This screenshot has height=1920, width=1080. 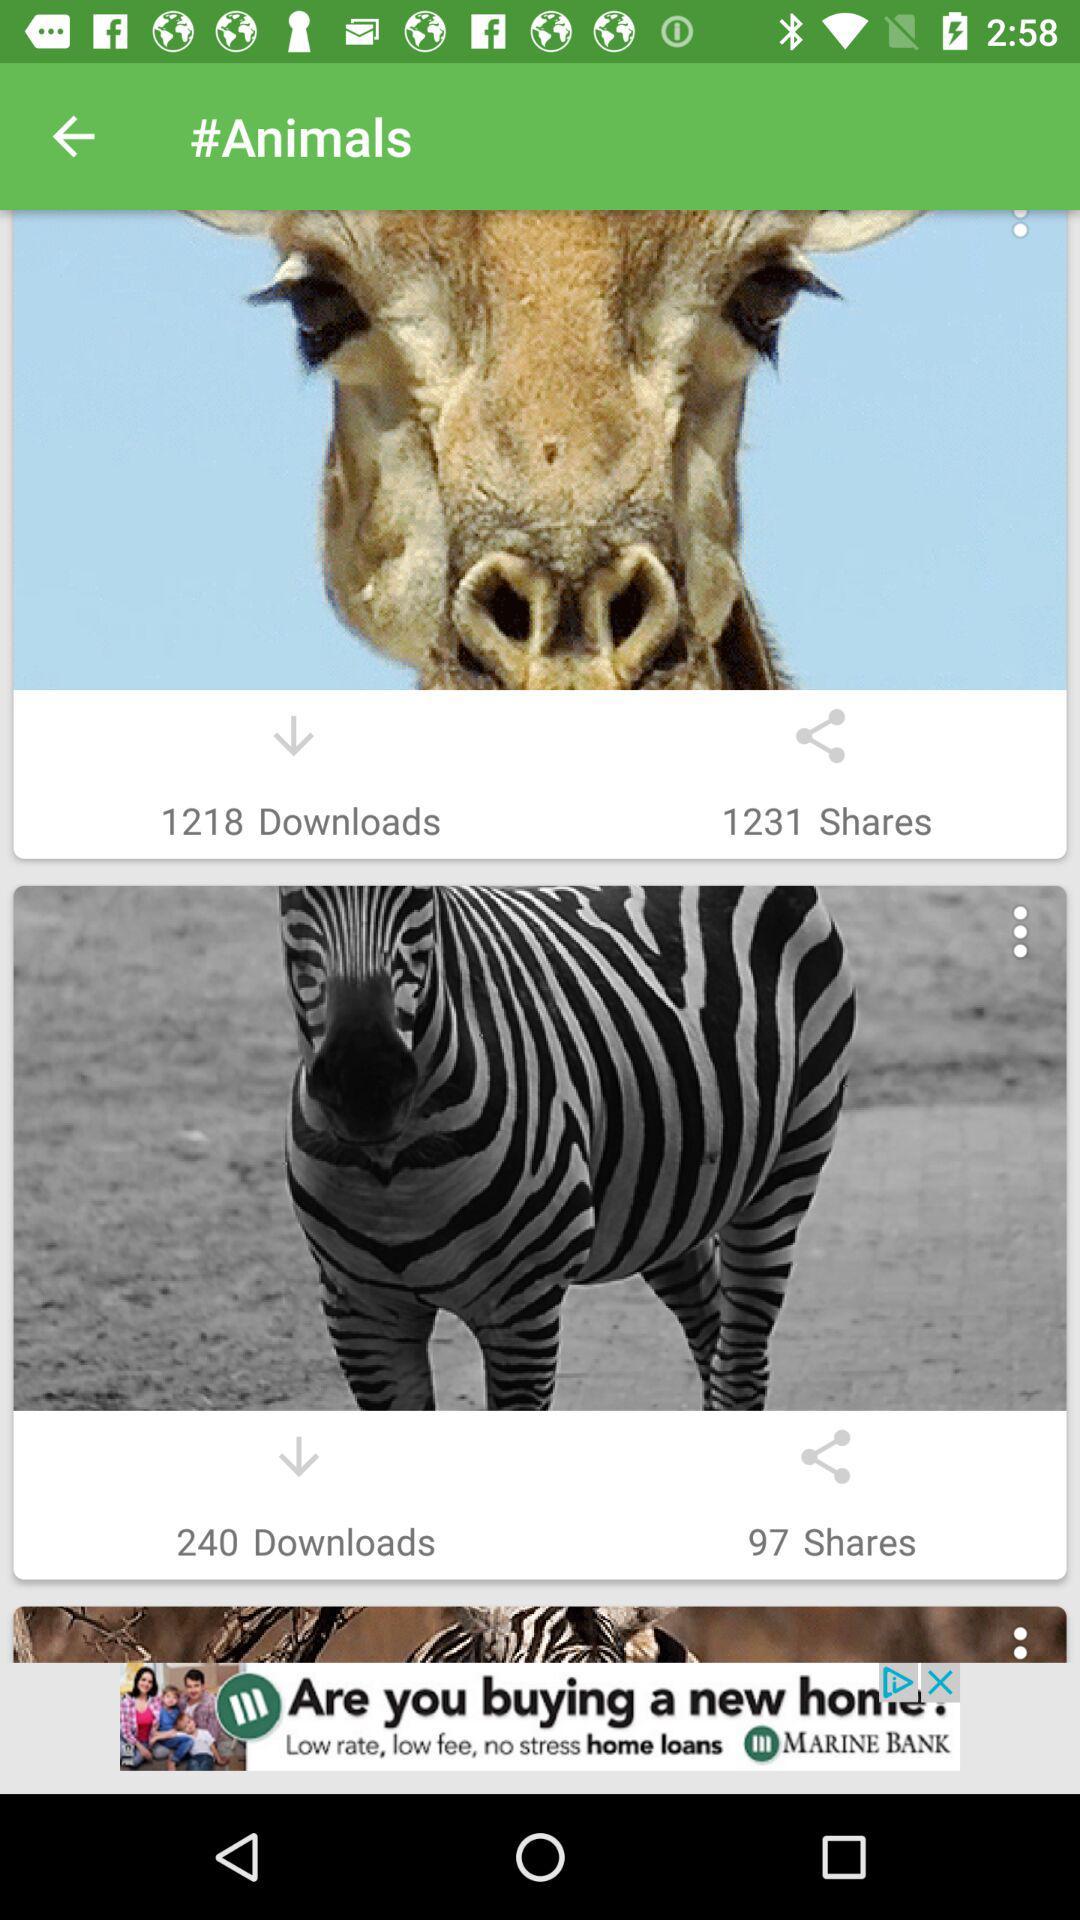 I want to click on advertisement, so click(x=540, y=1727).